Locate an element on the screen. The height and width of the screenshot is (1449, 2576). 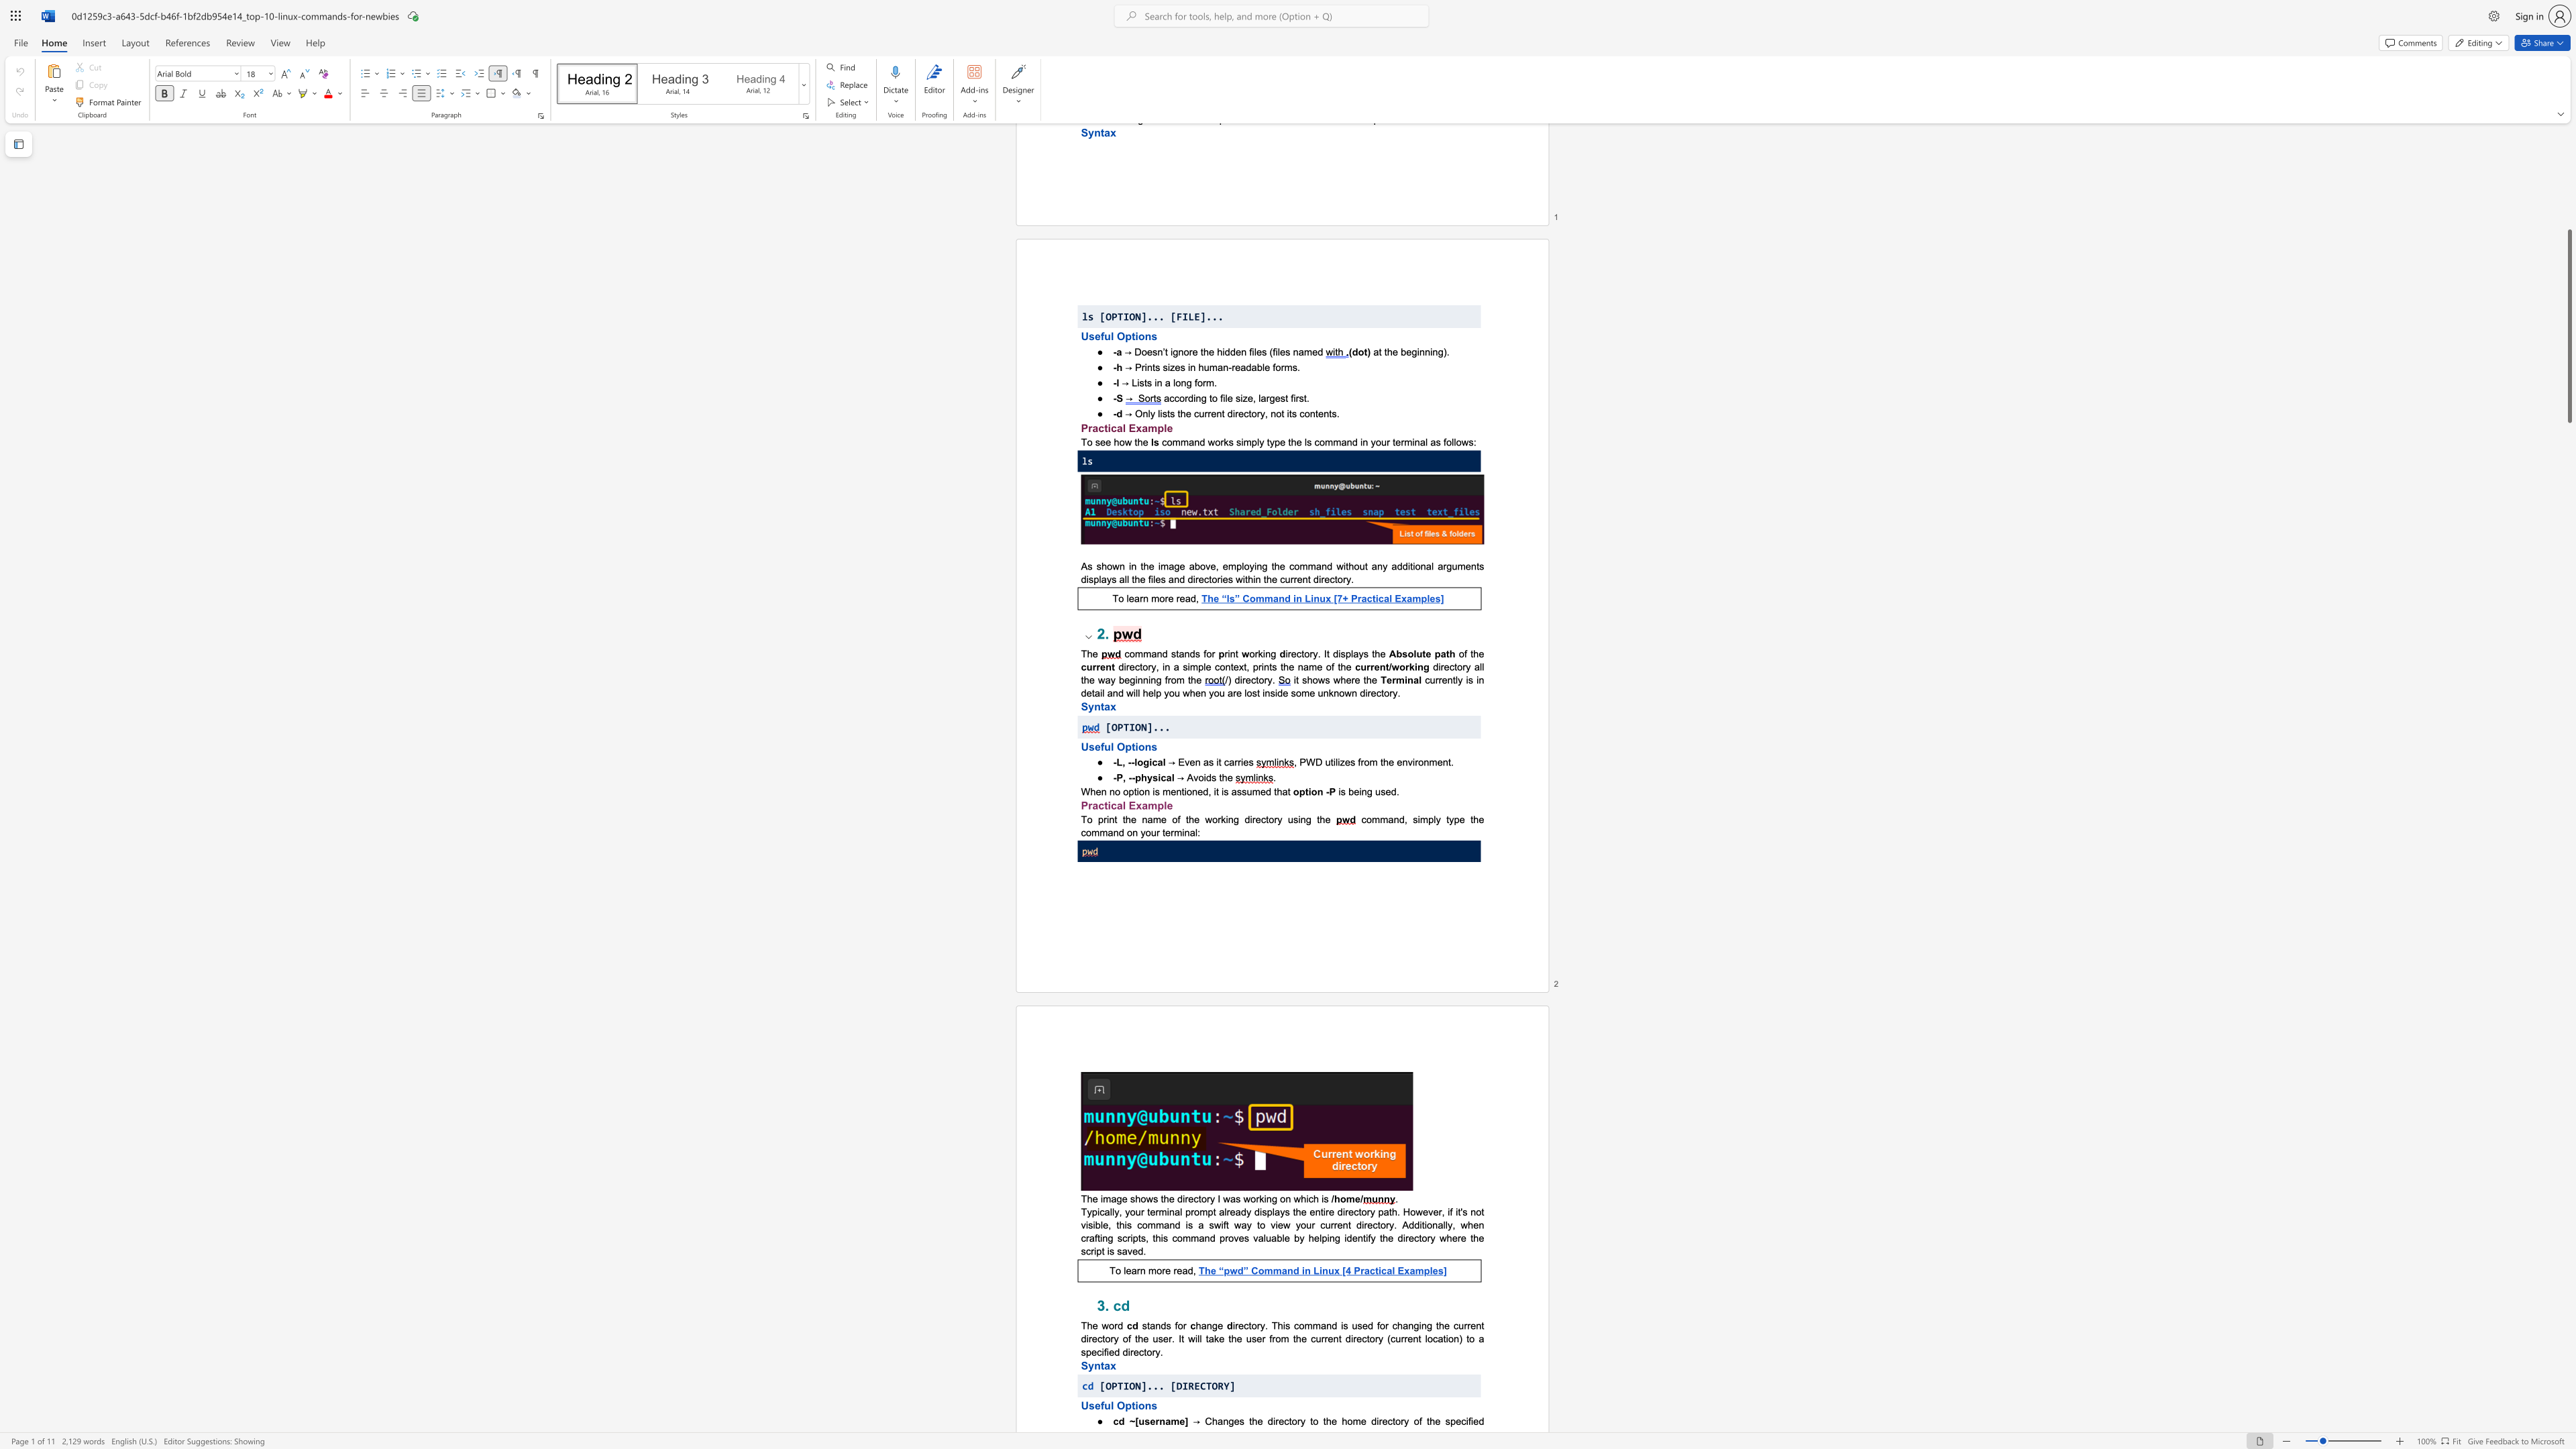
the 2th character "i" in the text is located at coordinates (1183, 832).